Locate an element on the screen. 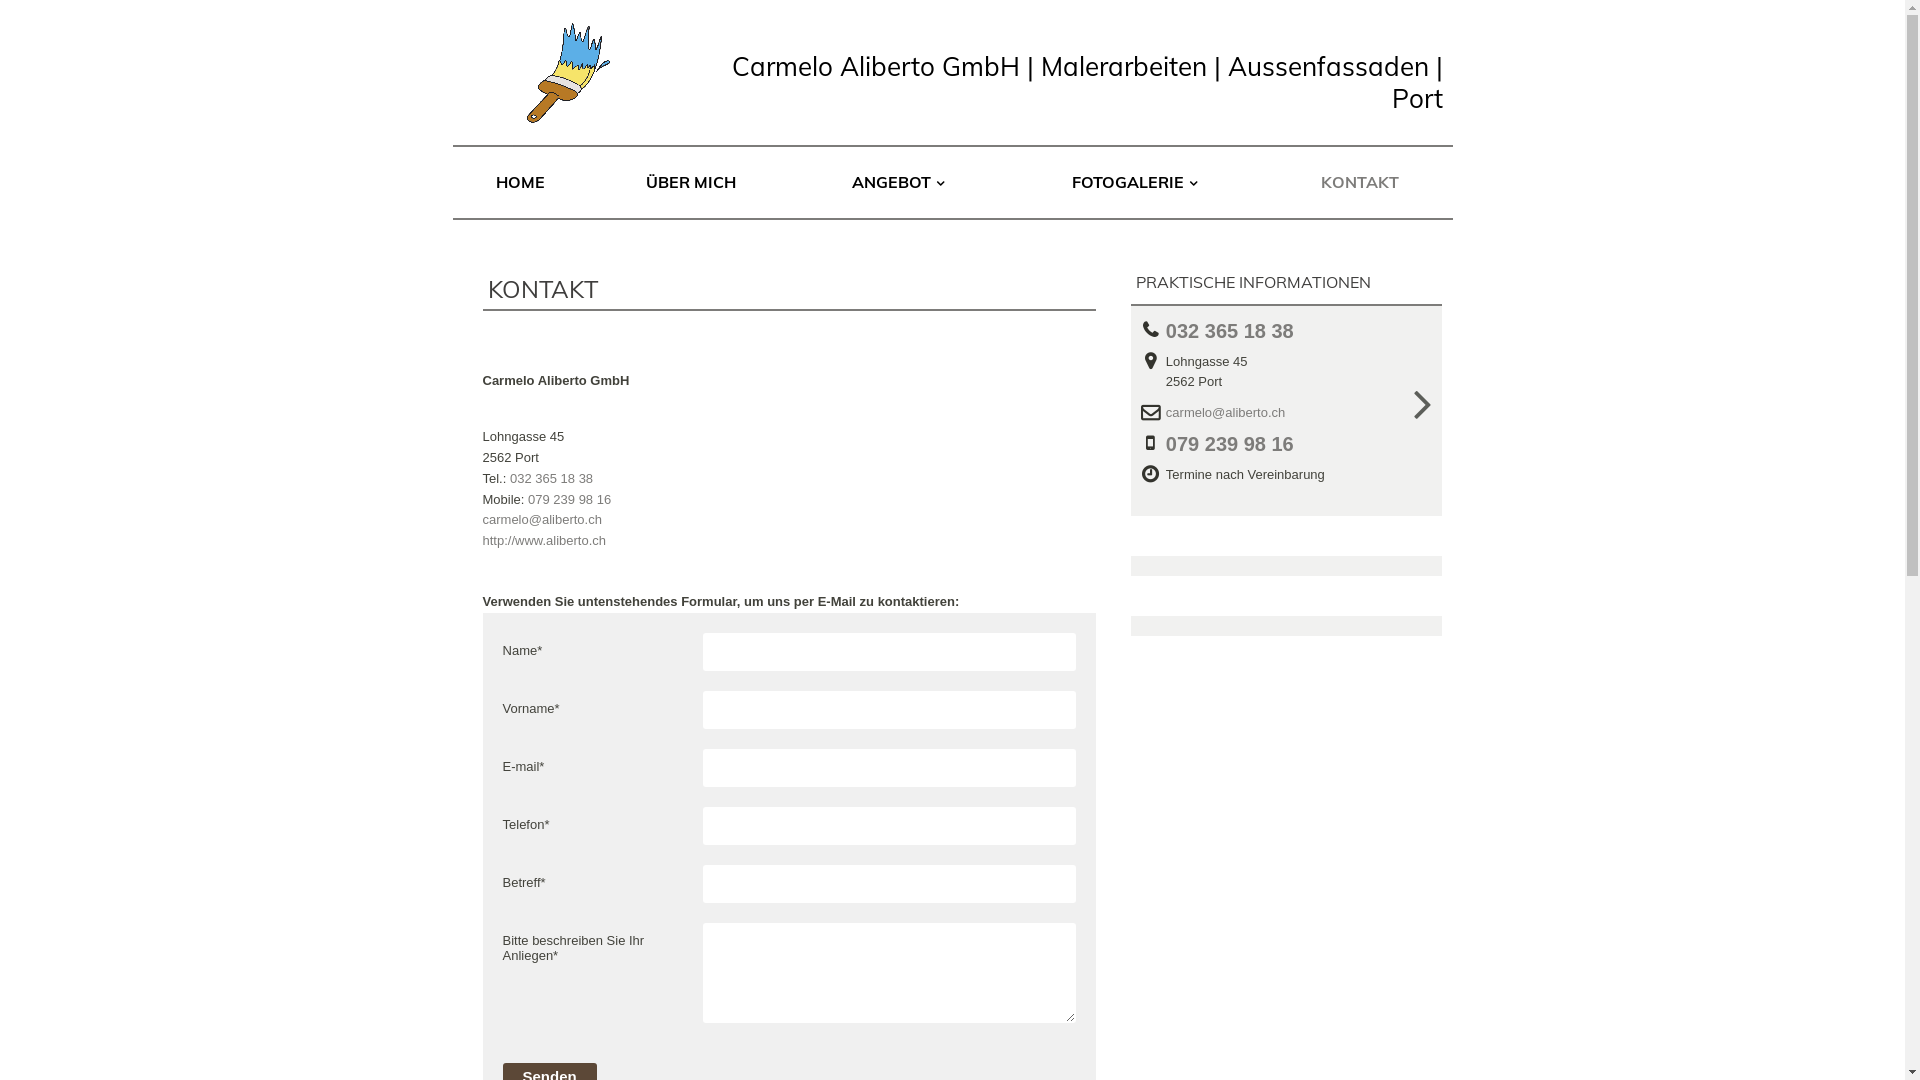 Image resolution: width=1920 pixels, height=1080 pixels. 'FOTOGALERIE' is located at coordinates (1134, 182).